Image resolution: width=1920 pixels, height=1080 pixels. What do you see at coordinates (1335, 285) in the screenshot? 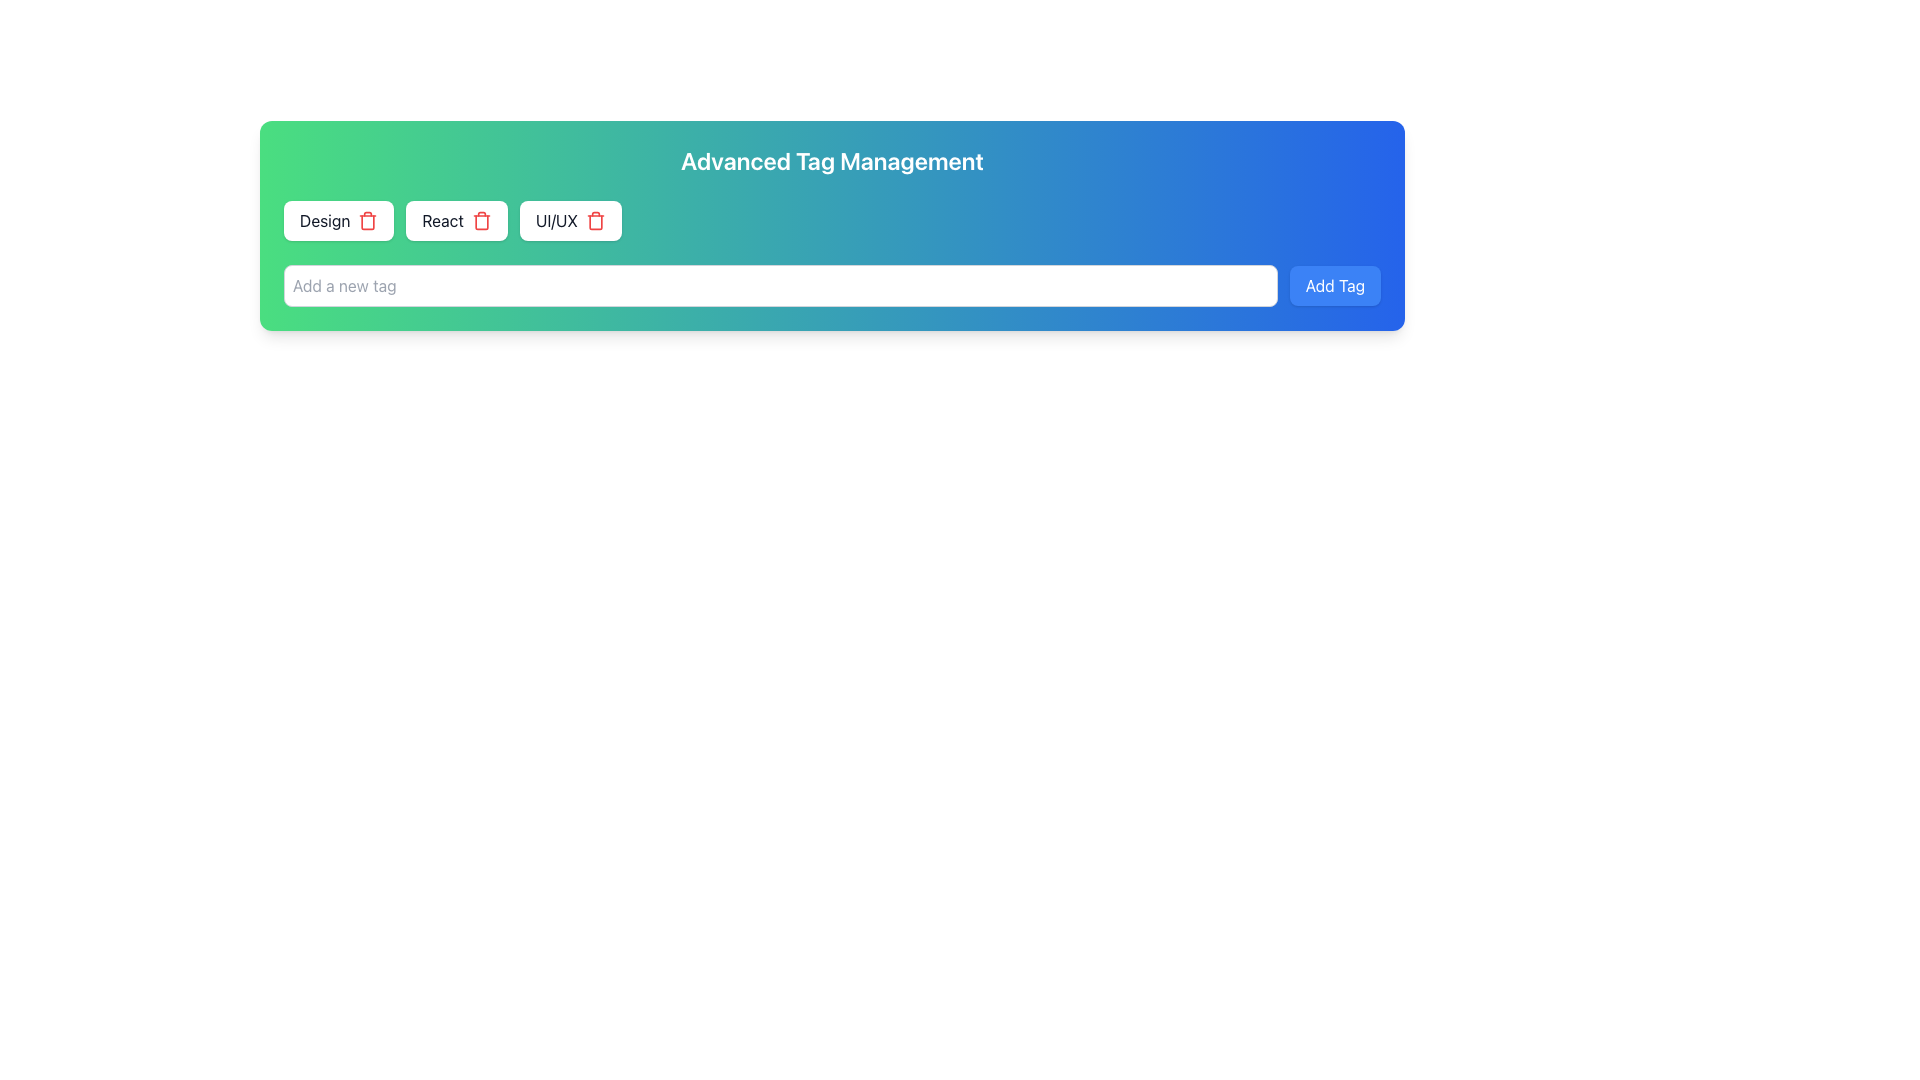
I see `the 'Add Tag' button with a blue background and white text` at bounding box center [1335, 285].